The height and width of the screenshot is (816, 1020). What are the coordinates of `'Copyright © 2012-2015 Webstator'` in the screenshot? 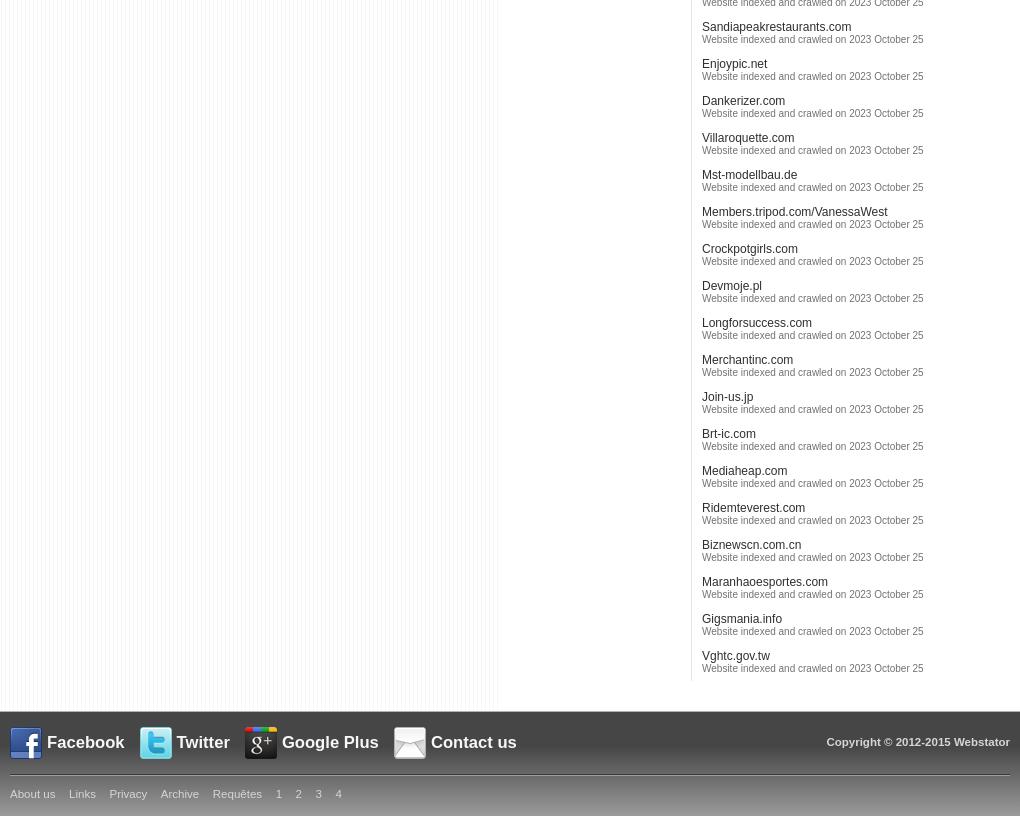 It's located at (918, 741).